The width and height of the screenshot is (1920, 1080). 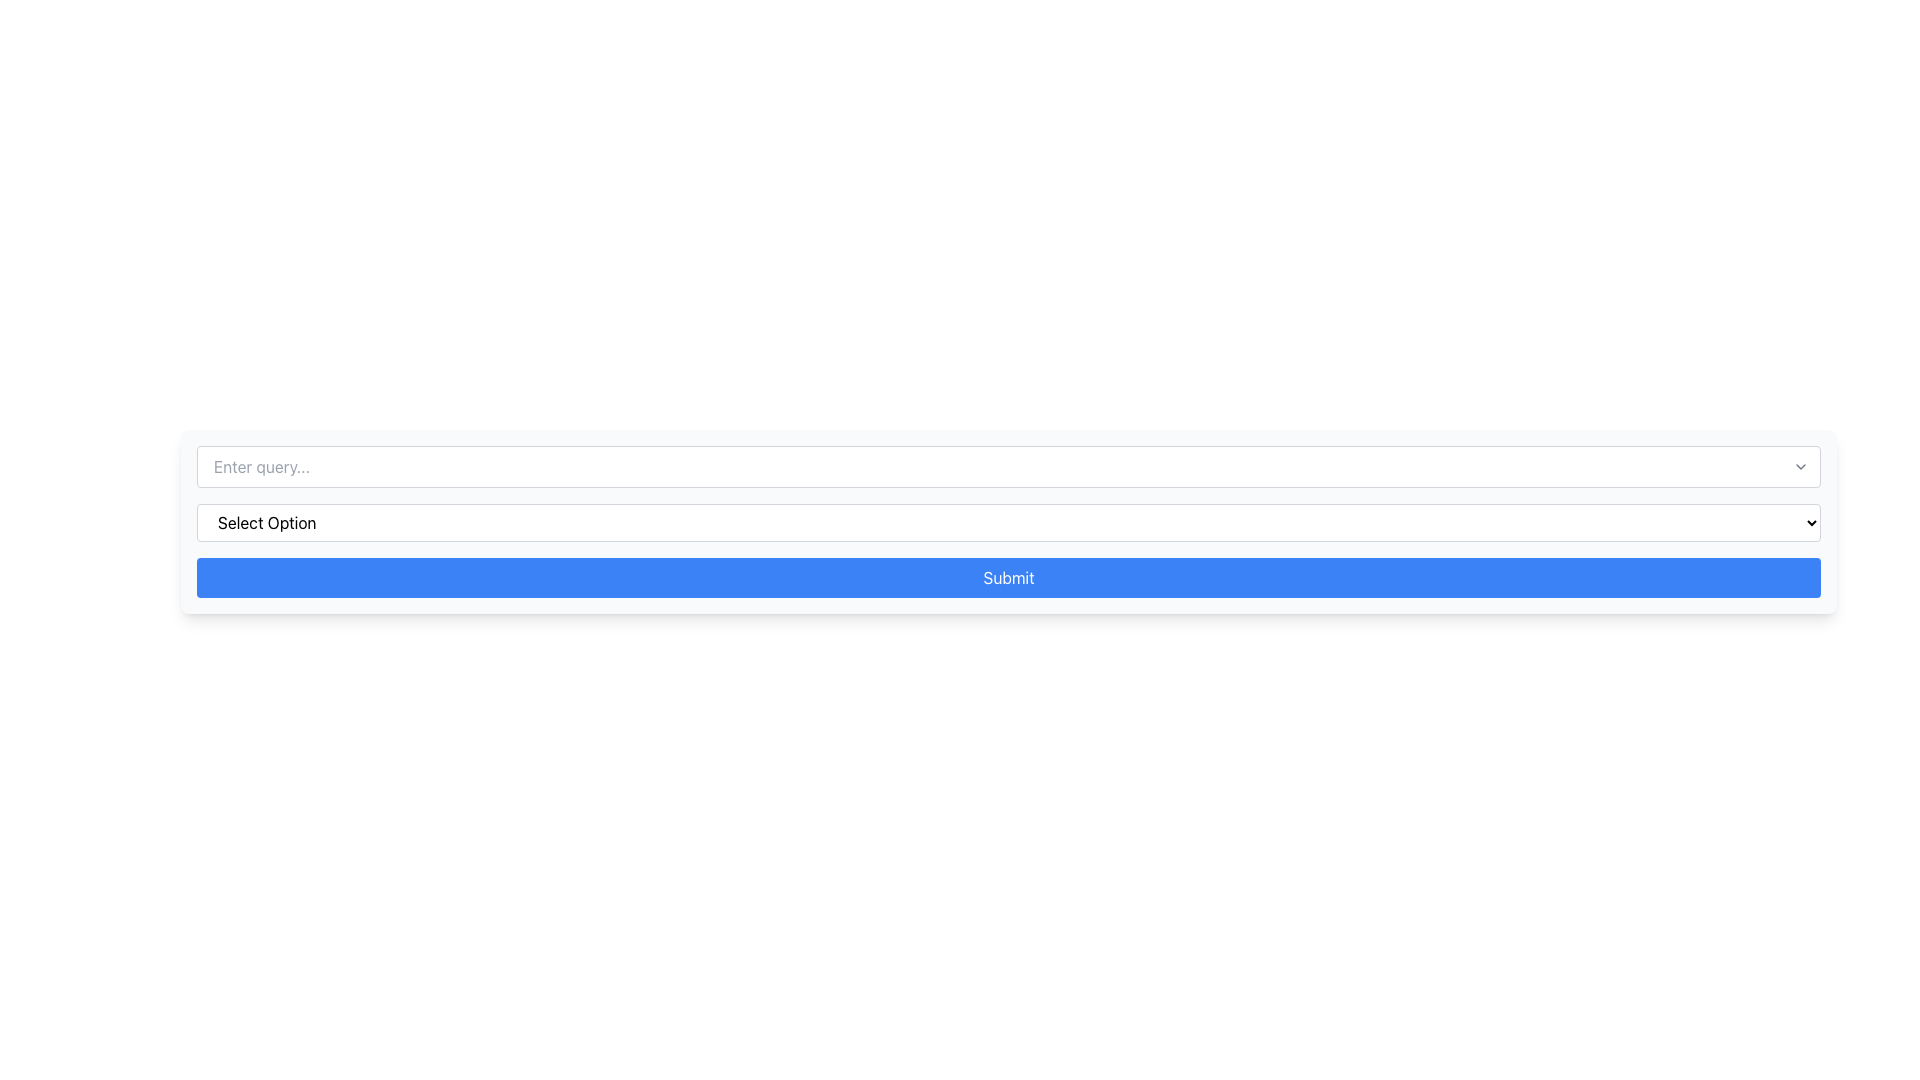 I want to click on the submit button located below the dropdown menu, so click(x=1008, y=578).